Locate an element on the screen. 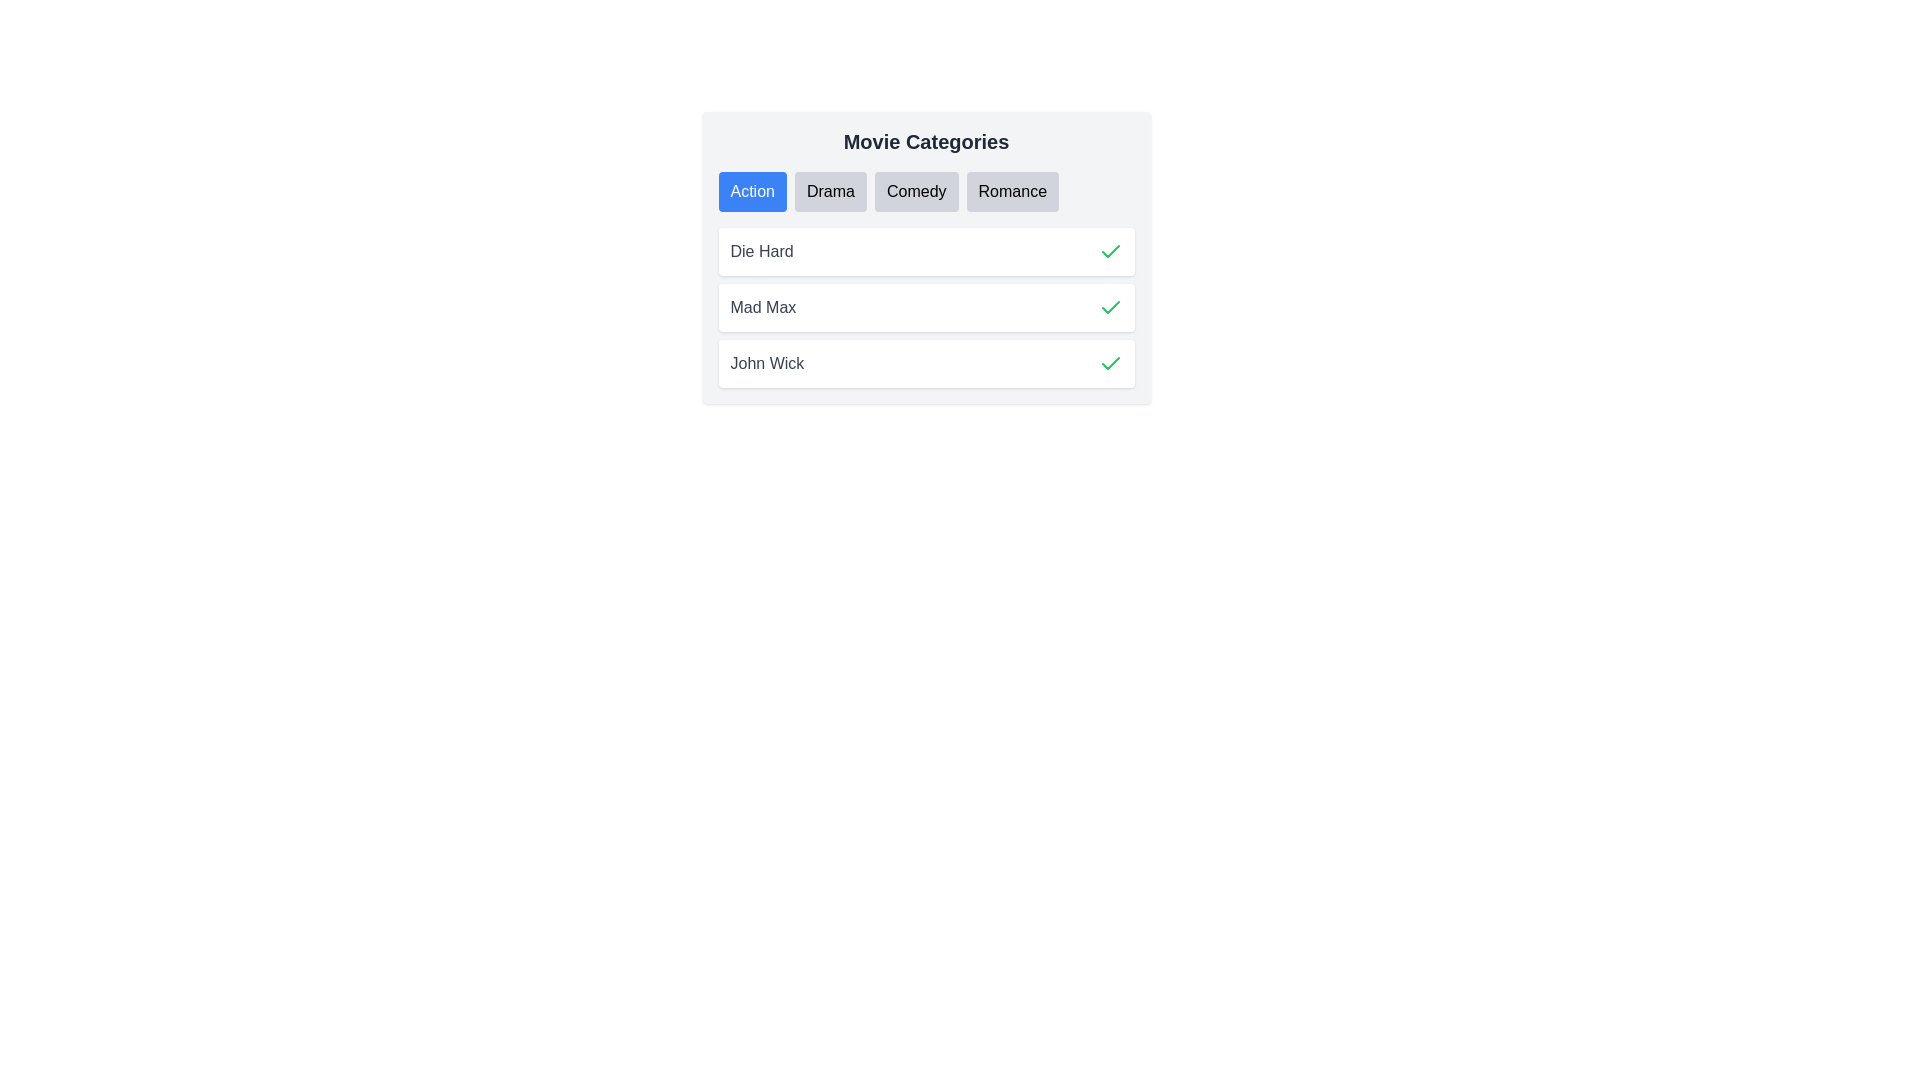 This screenshot has height=1080, width=1920. the first button in the movie category filter interface is located at coordinates (751, 192).